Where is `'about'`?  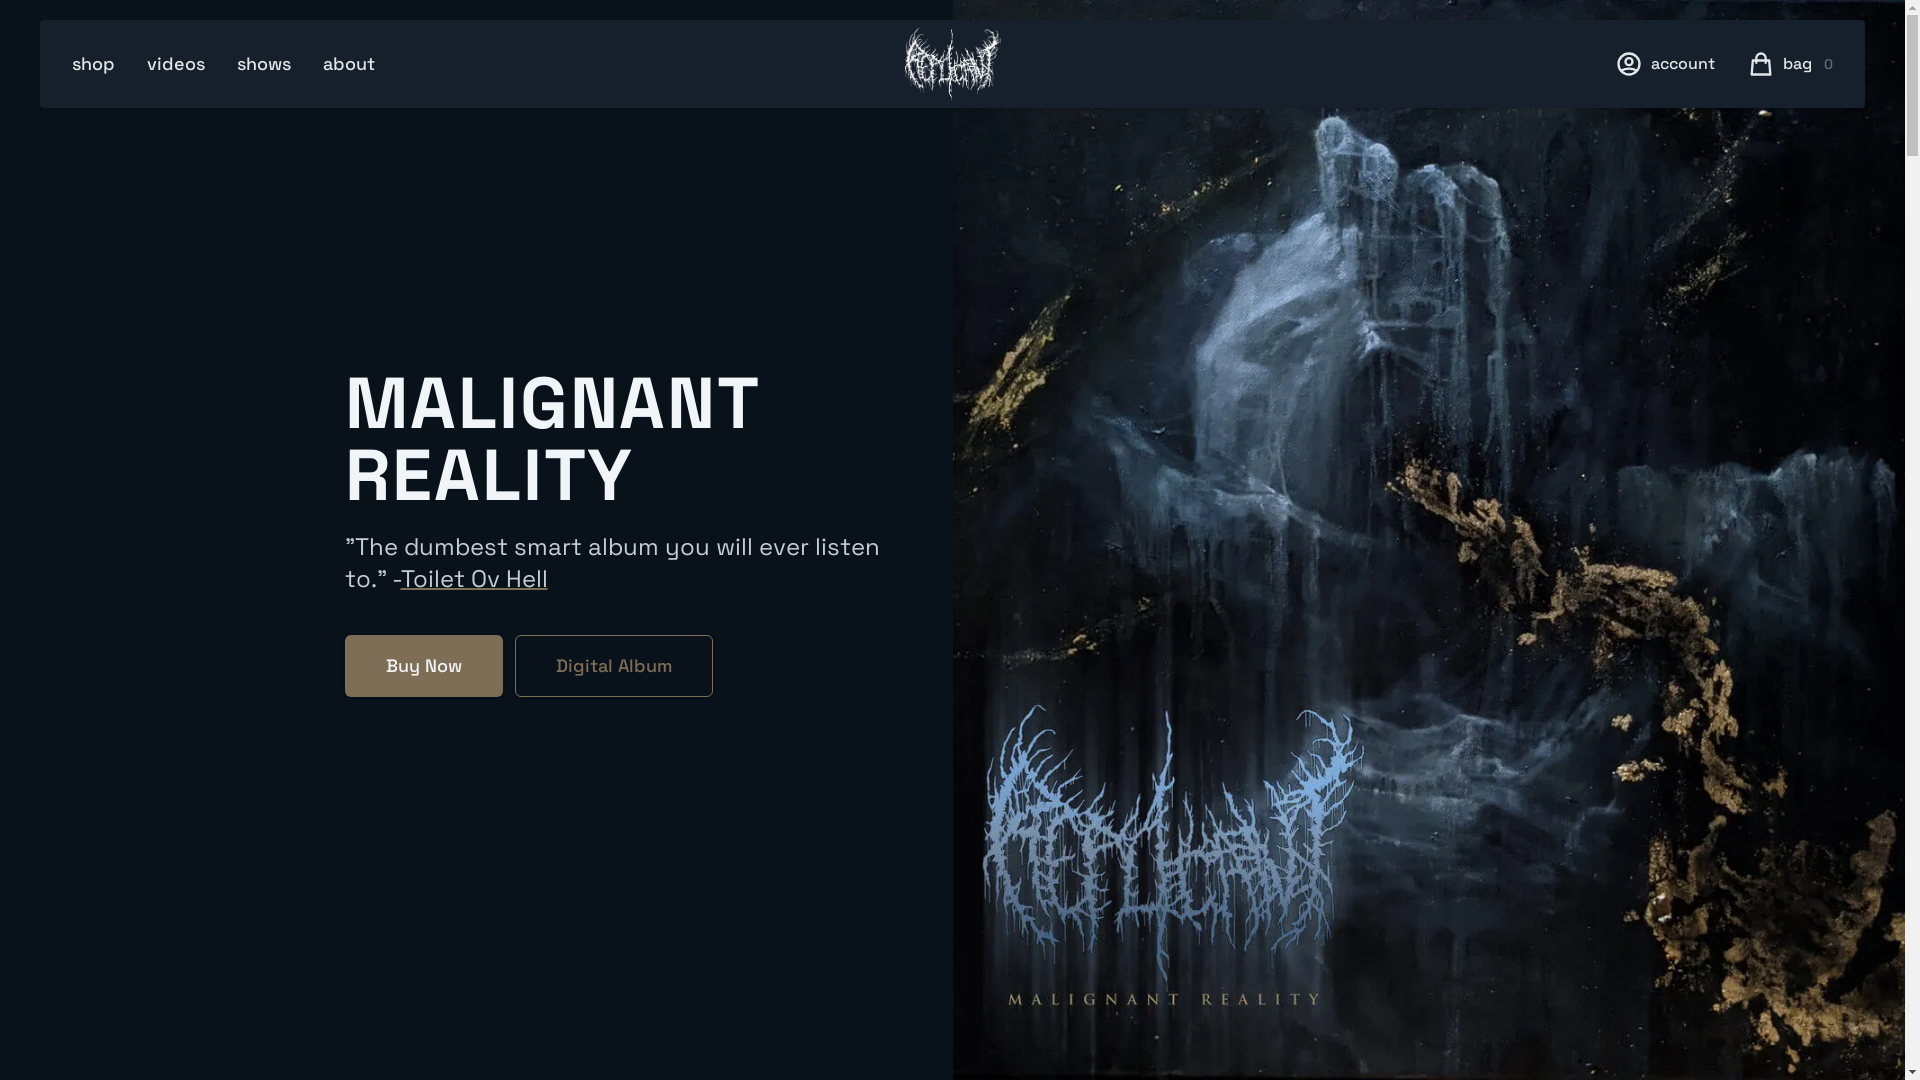 'about' is located at coordinates (349, 63).